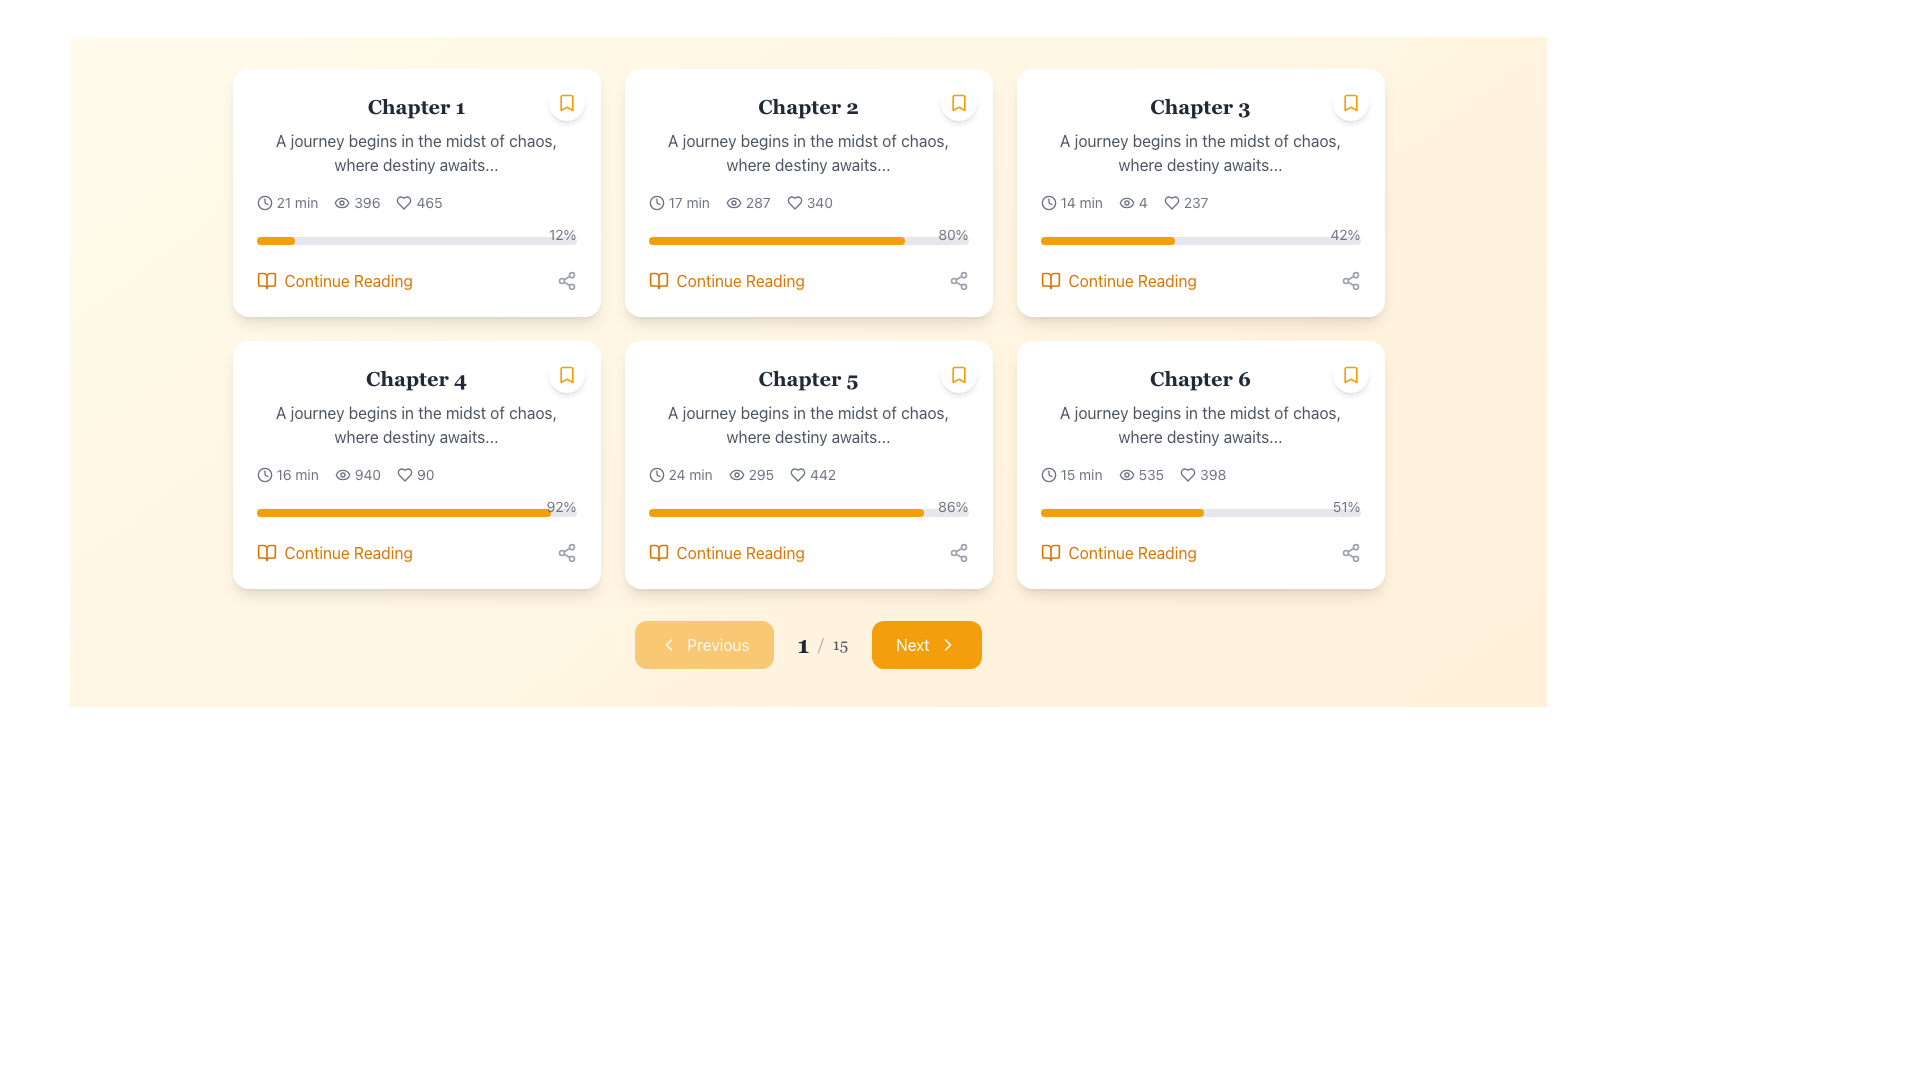 This screenshot has height=1080, width=1920. Describe the element at coordinates (957, 374) in the screenshot. I see `the bookmark toggle button located in the top-right corner of the card for 'Chapter 5'` at that location.